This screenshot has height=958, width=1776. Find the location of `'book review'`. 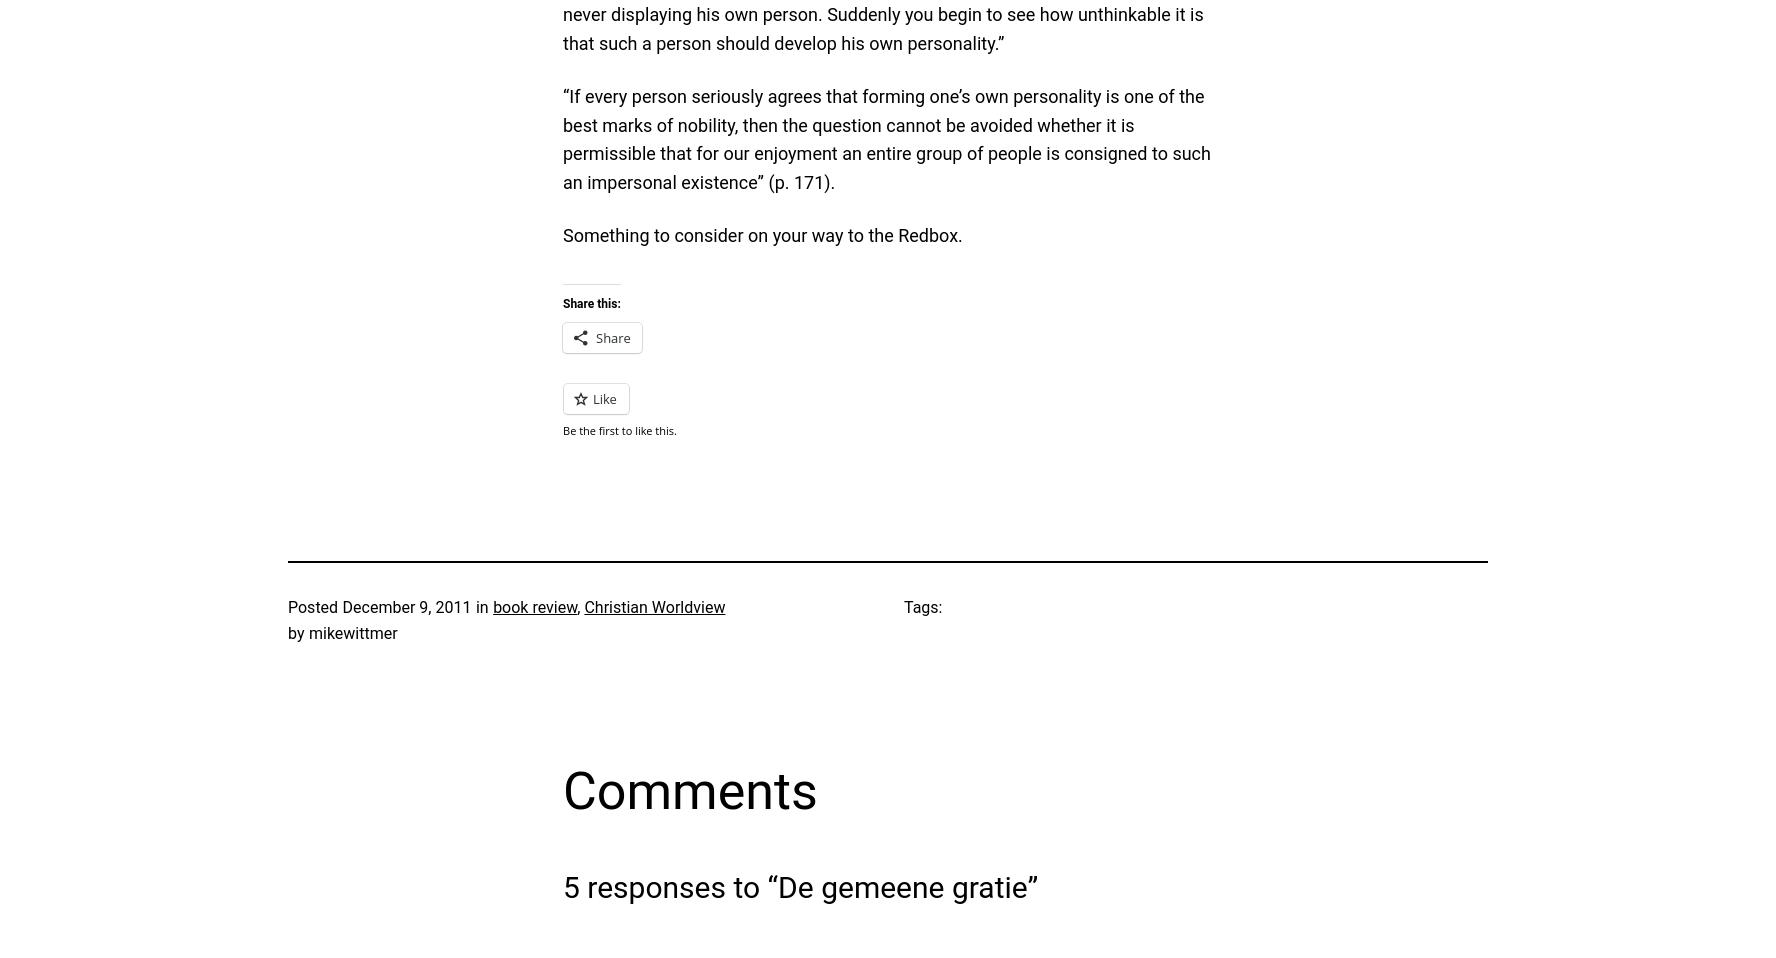

'book review' is located at coordinates (534, 607).